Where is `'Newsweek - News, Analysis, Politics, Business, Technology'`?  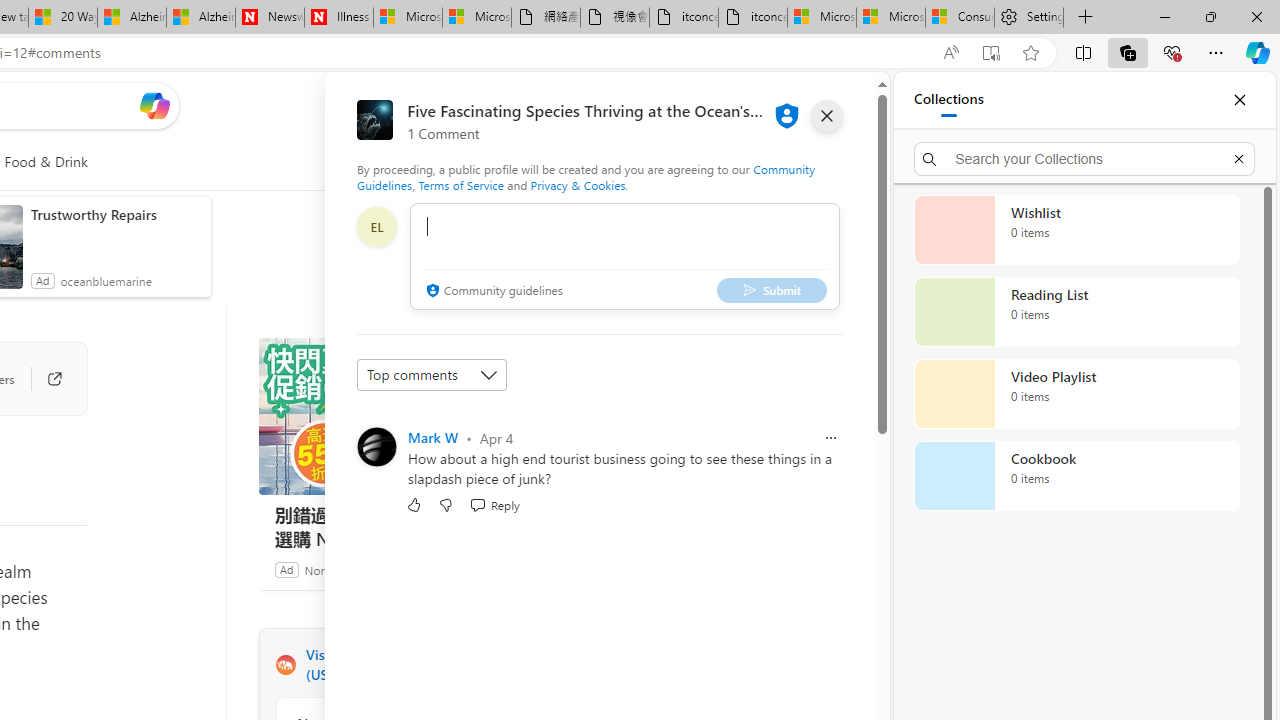 'Newsweek - News, Analysis, Politics, Business, Technology' is located at coordinates (269, 17).